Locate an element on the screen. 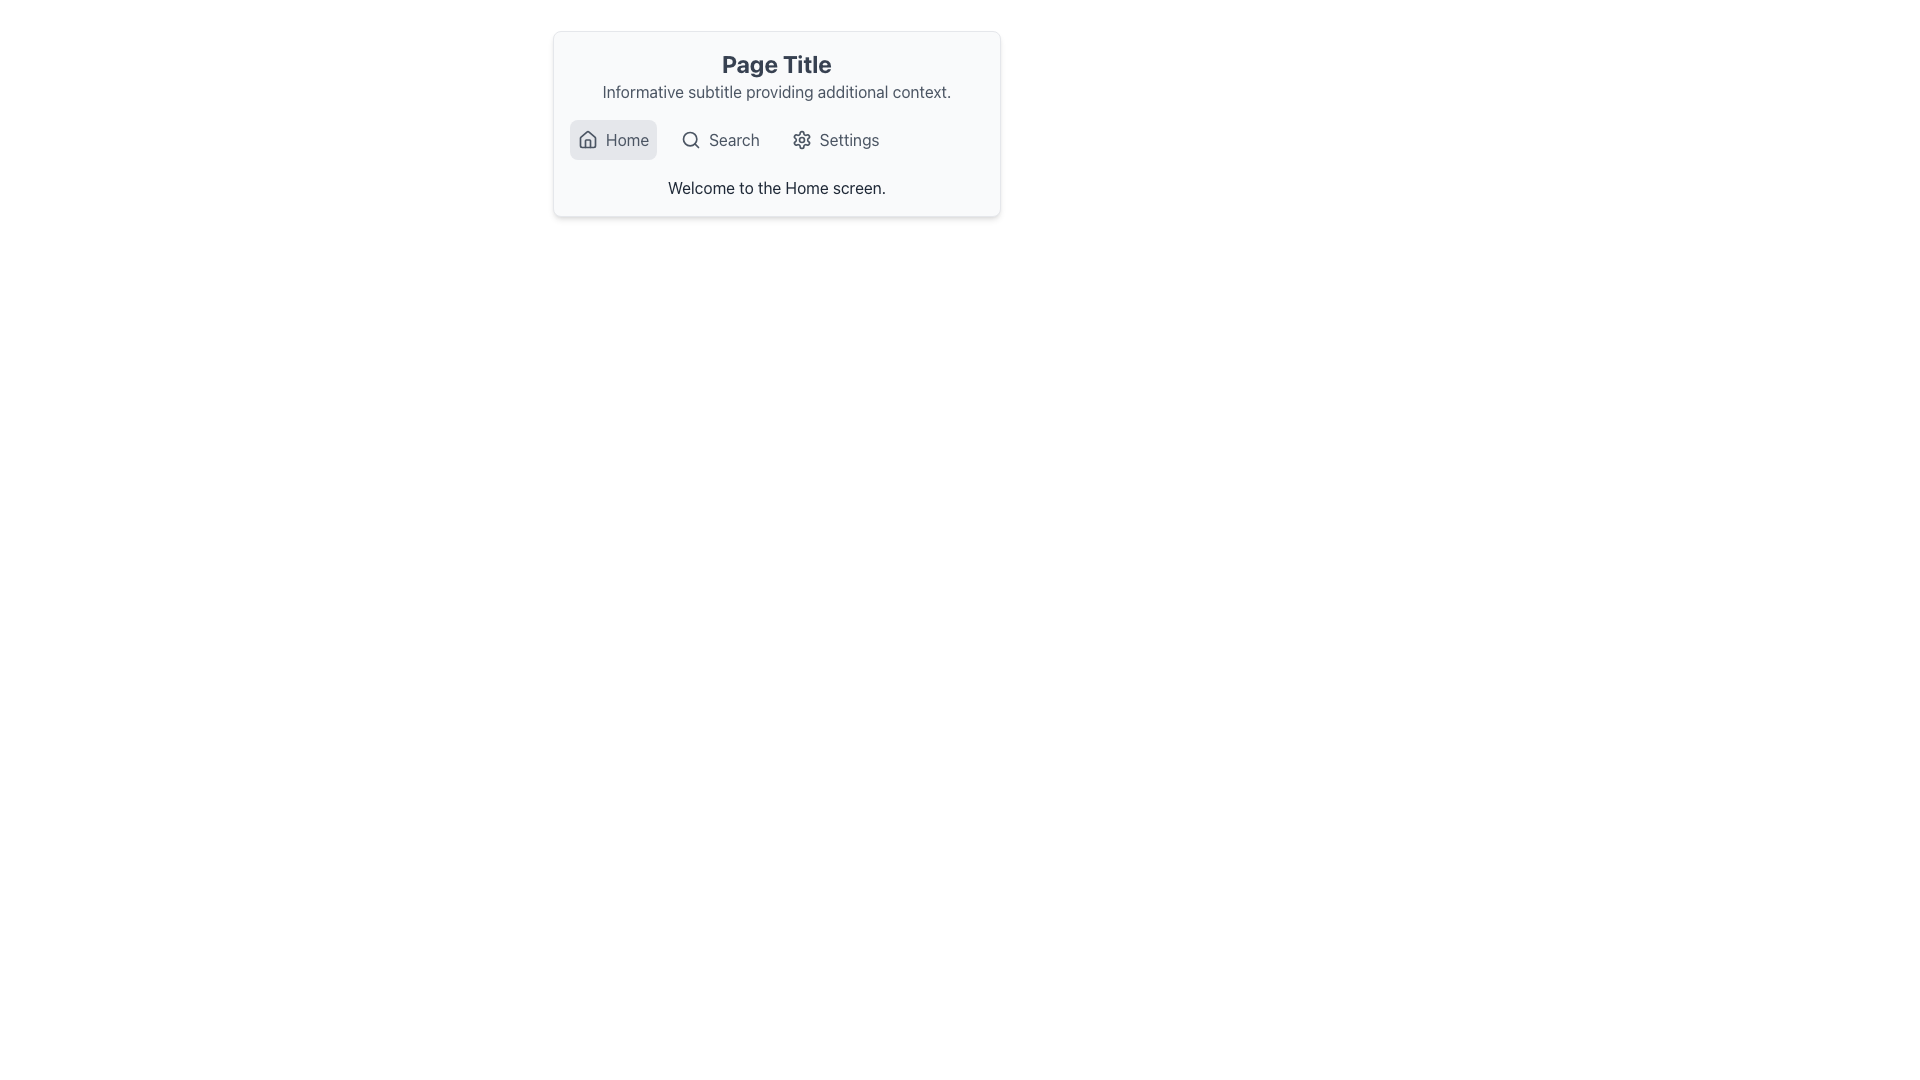 This screenshot has width=1920, height=1080. the static text label displaying 'Home' located next to the house icon in the horizontal navigation area is located at coordinates (626, 138).